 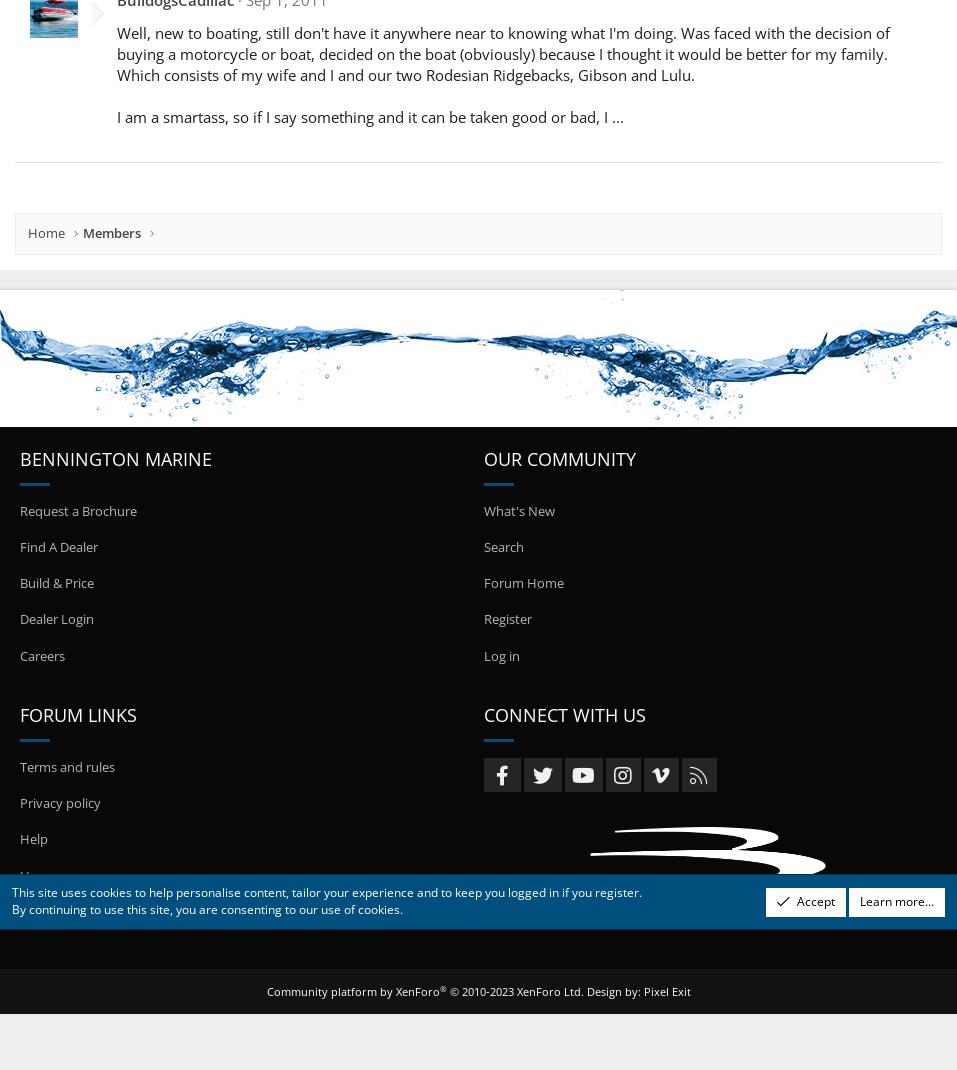 I want to click on 'This site uses cookies to help personalise content, tailor your experience and to keep you logged in if you register.', so click(x=10, y=891).